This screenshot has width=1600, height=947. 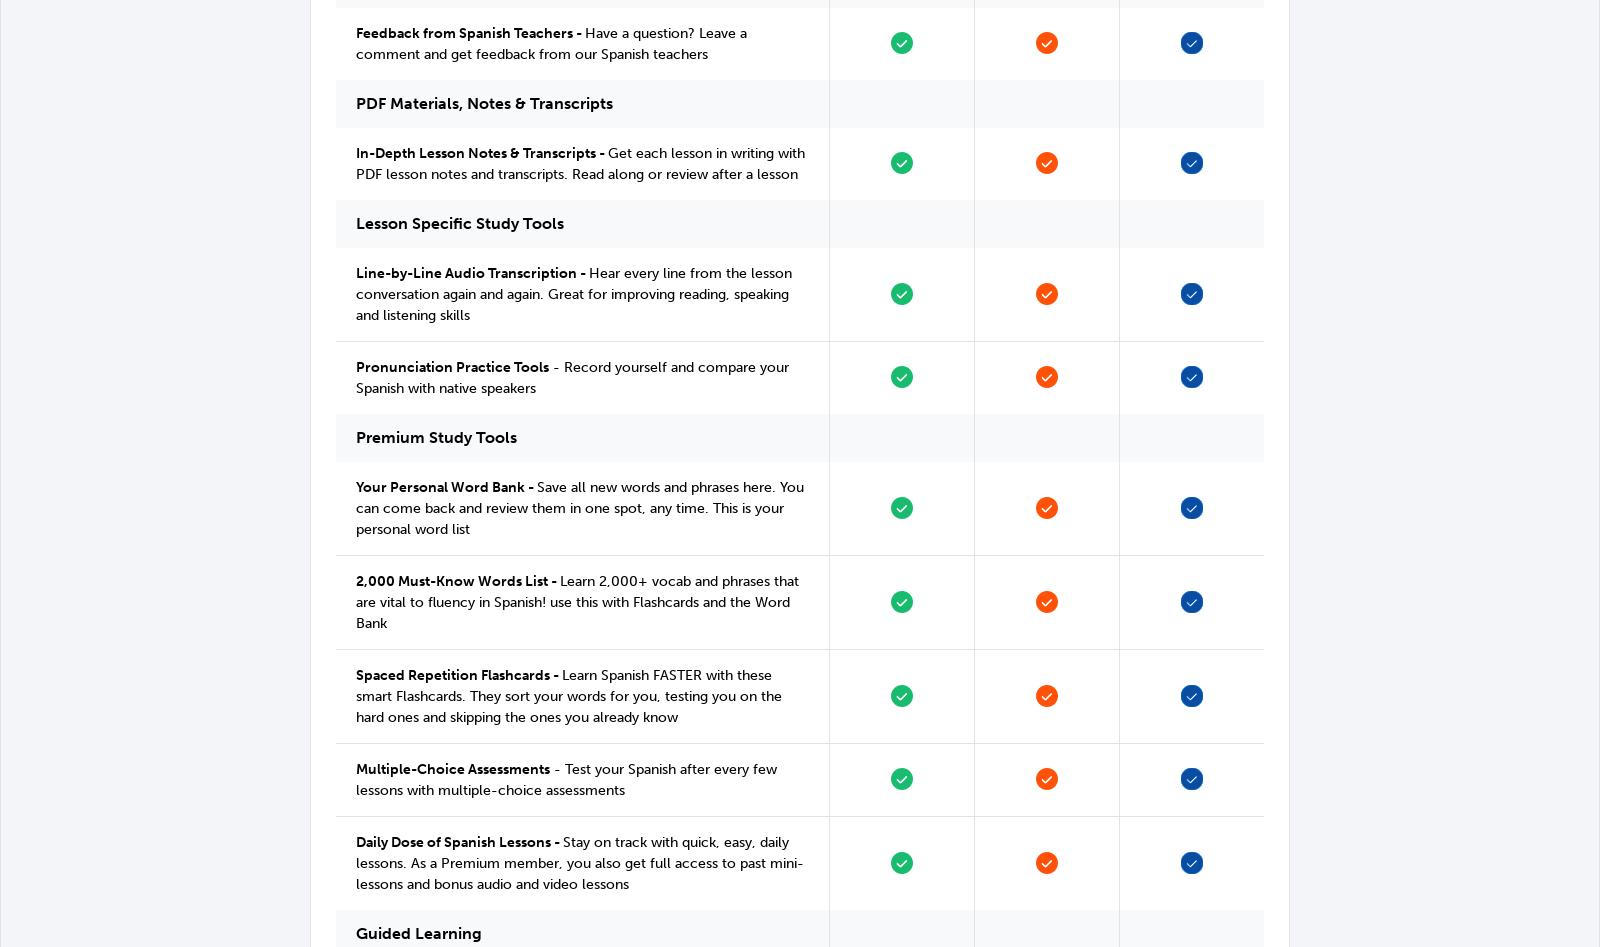 What do you see at coordinates (576, 602) in the screenshot?
I see `'Learn 2,000+ vocab and phrases that are vital to fluency in Spanish! use this with Flashcards and the Word Bank'` at bounding box center [576, 602].